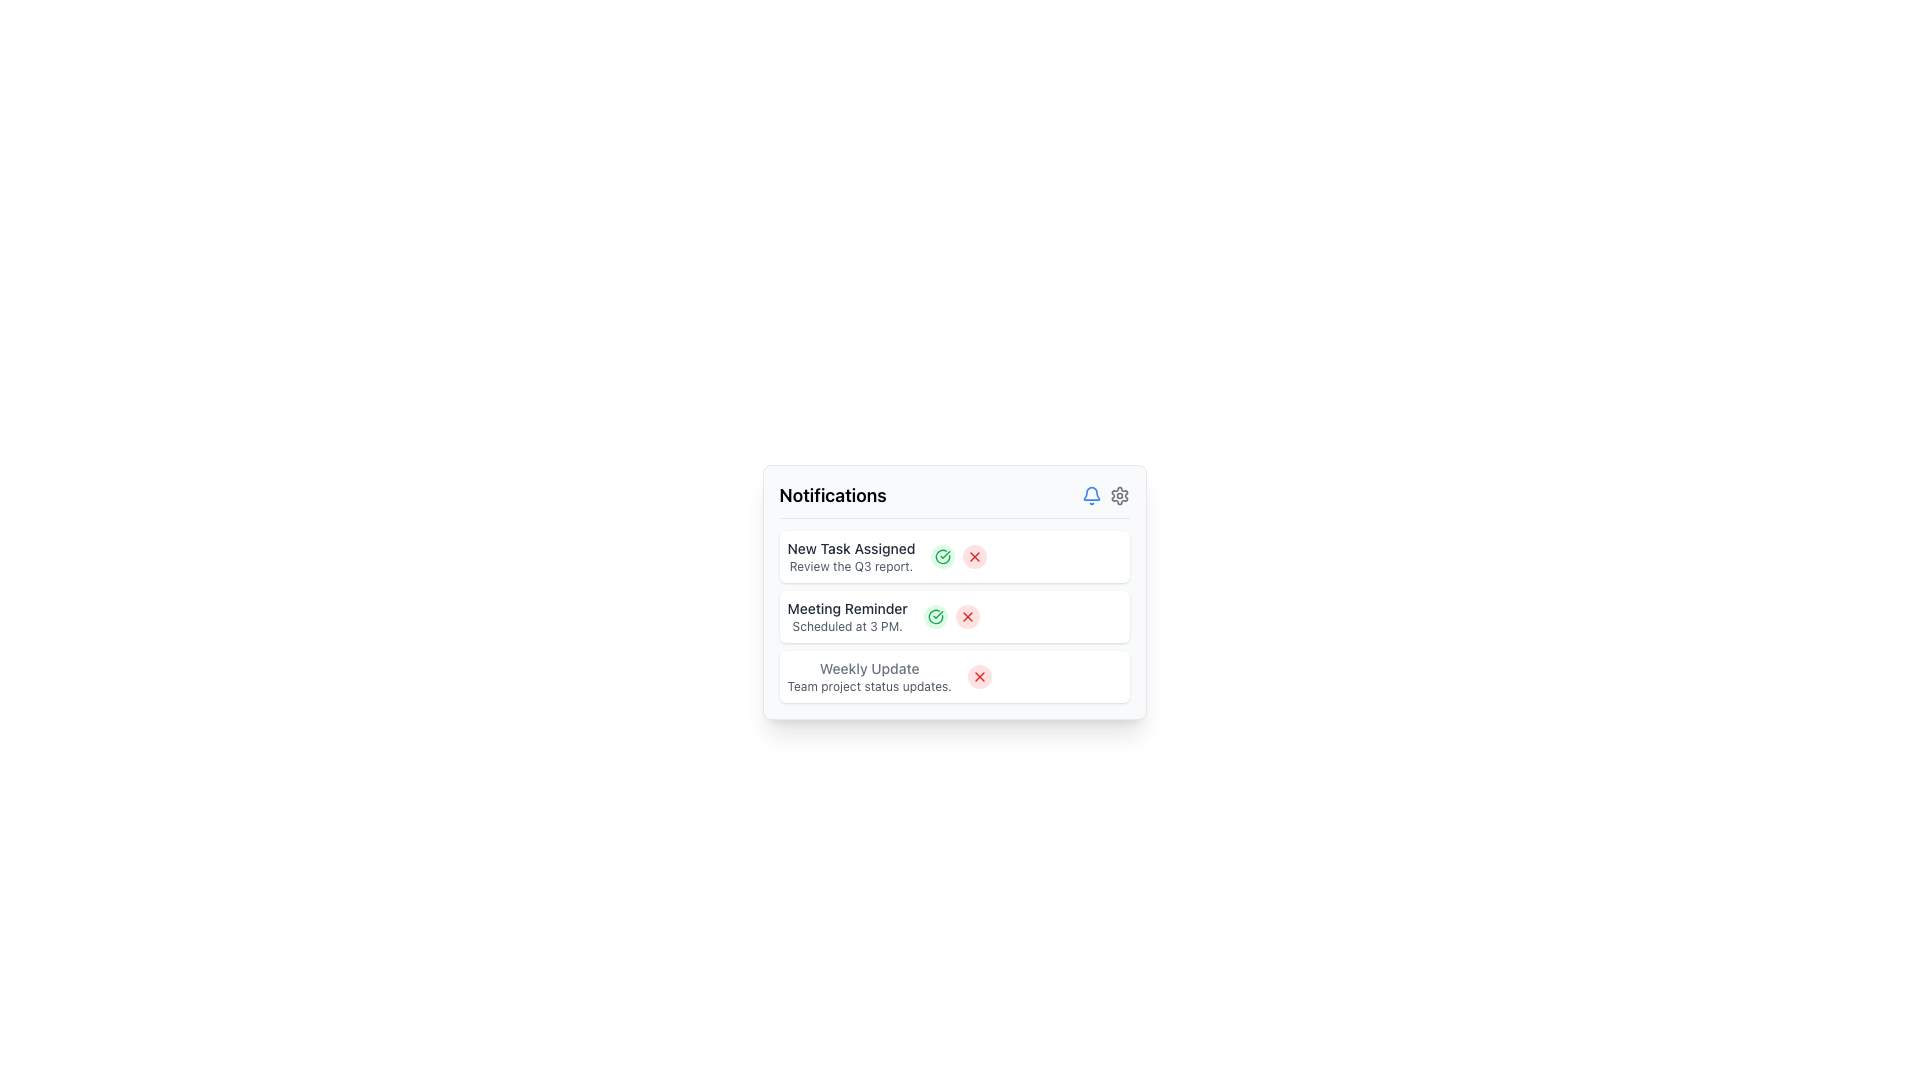 The height and width of the screenshot is (1080, 1920). Describe the element at coordinates (979, 676) in the screenshot. I see `the red circular button with a white 'x' icon located at the far-right of the 'Weekly Update' notification card` at that location.